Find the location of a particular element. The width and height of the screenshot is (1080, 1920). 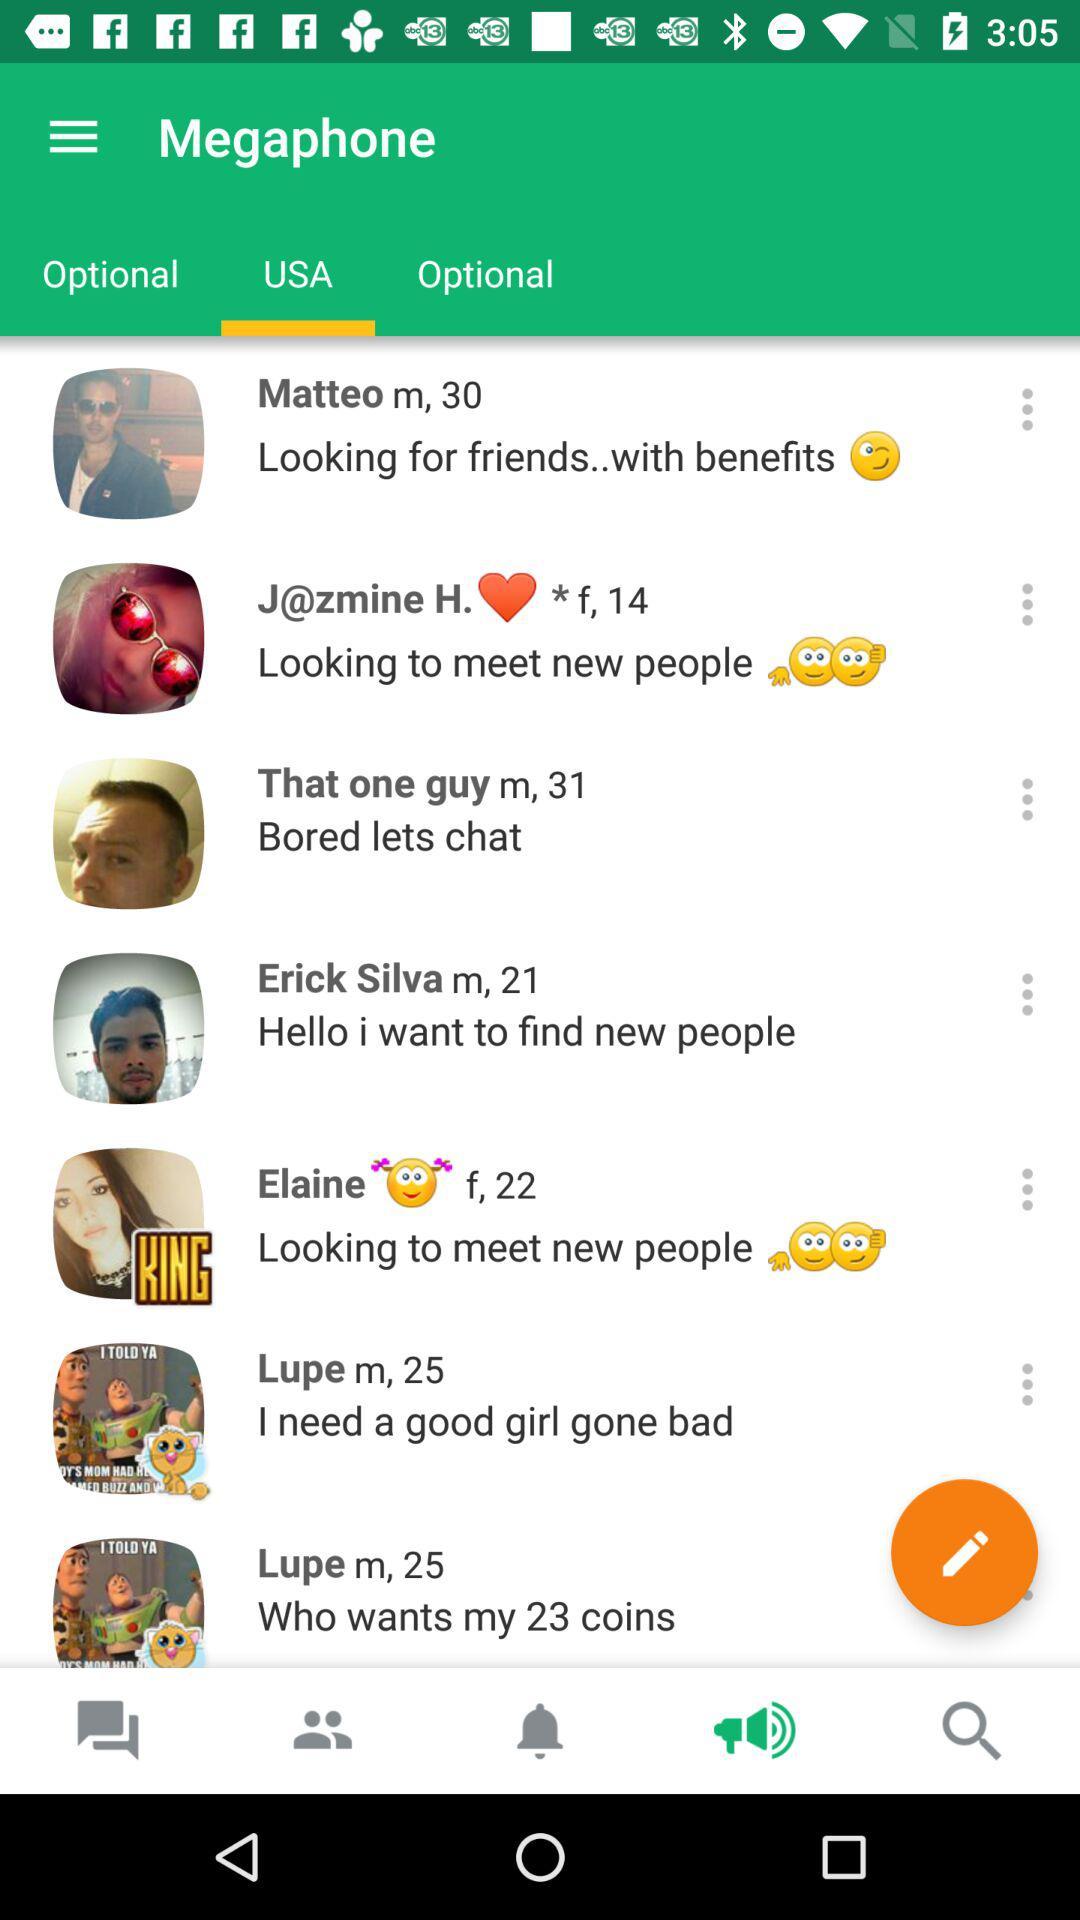

show conversation options is located at coordinates (1027, 603).